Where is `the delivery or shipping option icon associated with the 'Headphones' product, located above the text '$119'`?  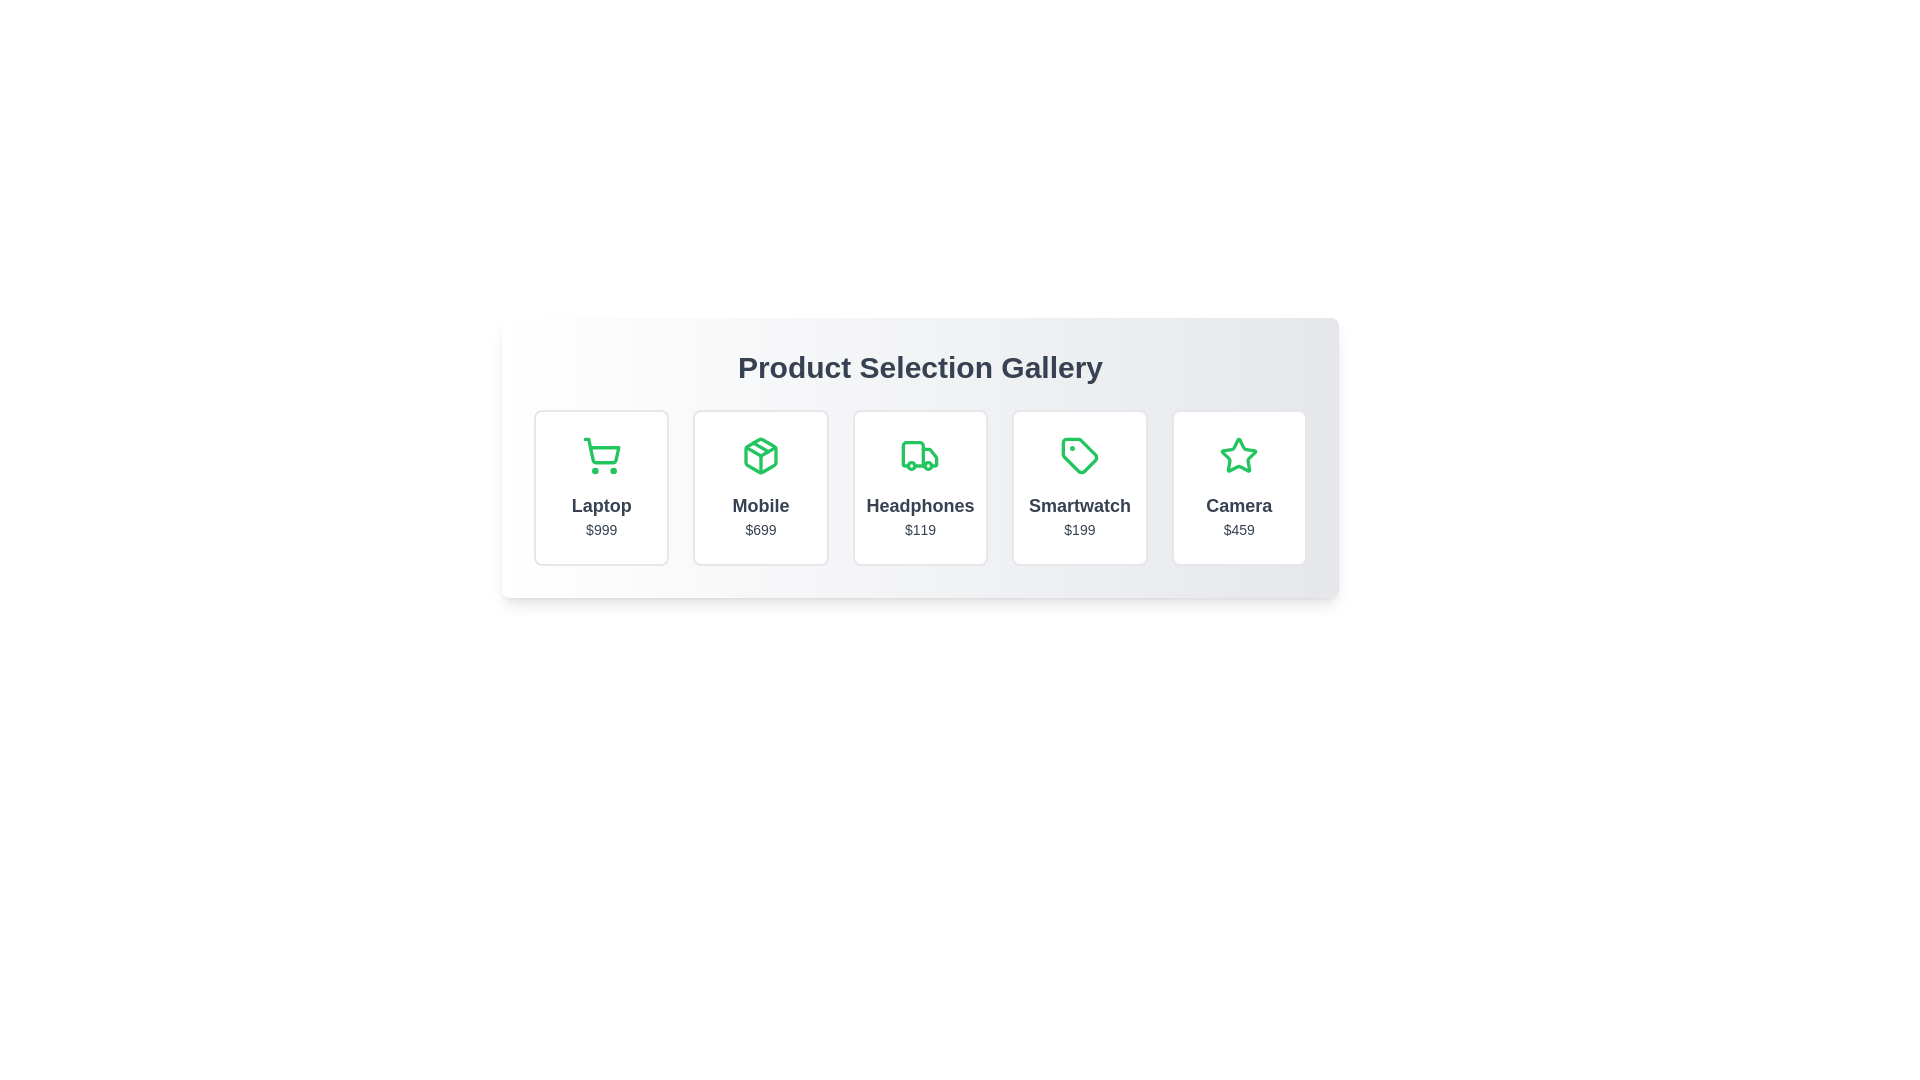
the delivery or shipping option icon associated with the 'Headphones' product, located above the text '$119' is located at coordinates (919, 455).